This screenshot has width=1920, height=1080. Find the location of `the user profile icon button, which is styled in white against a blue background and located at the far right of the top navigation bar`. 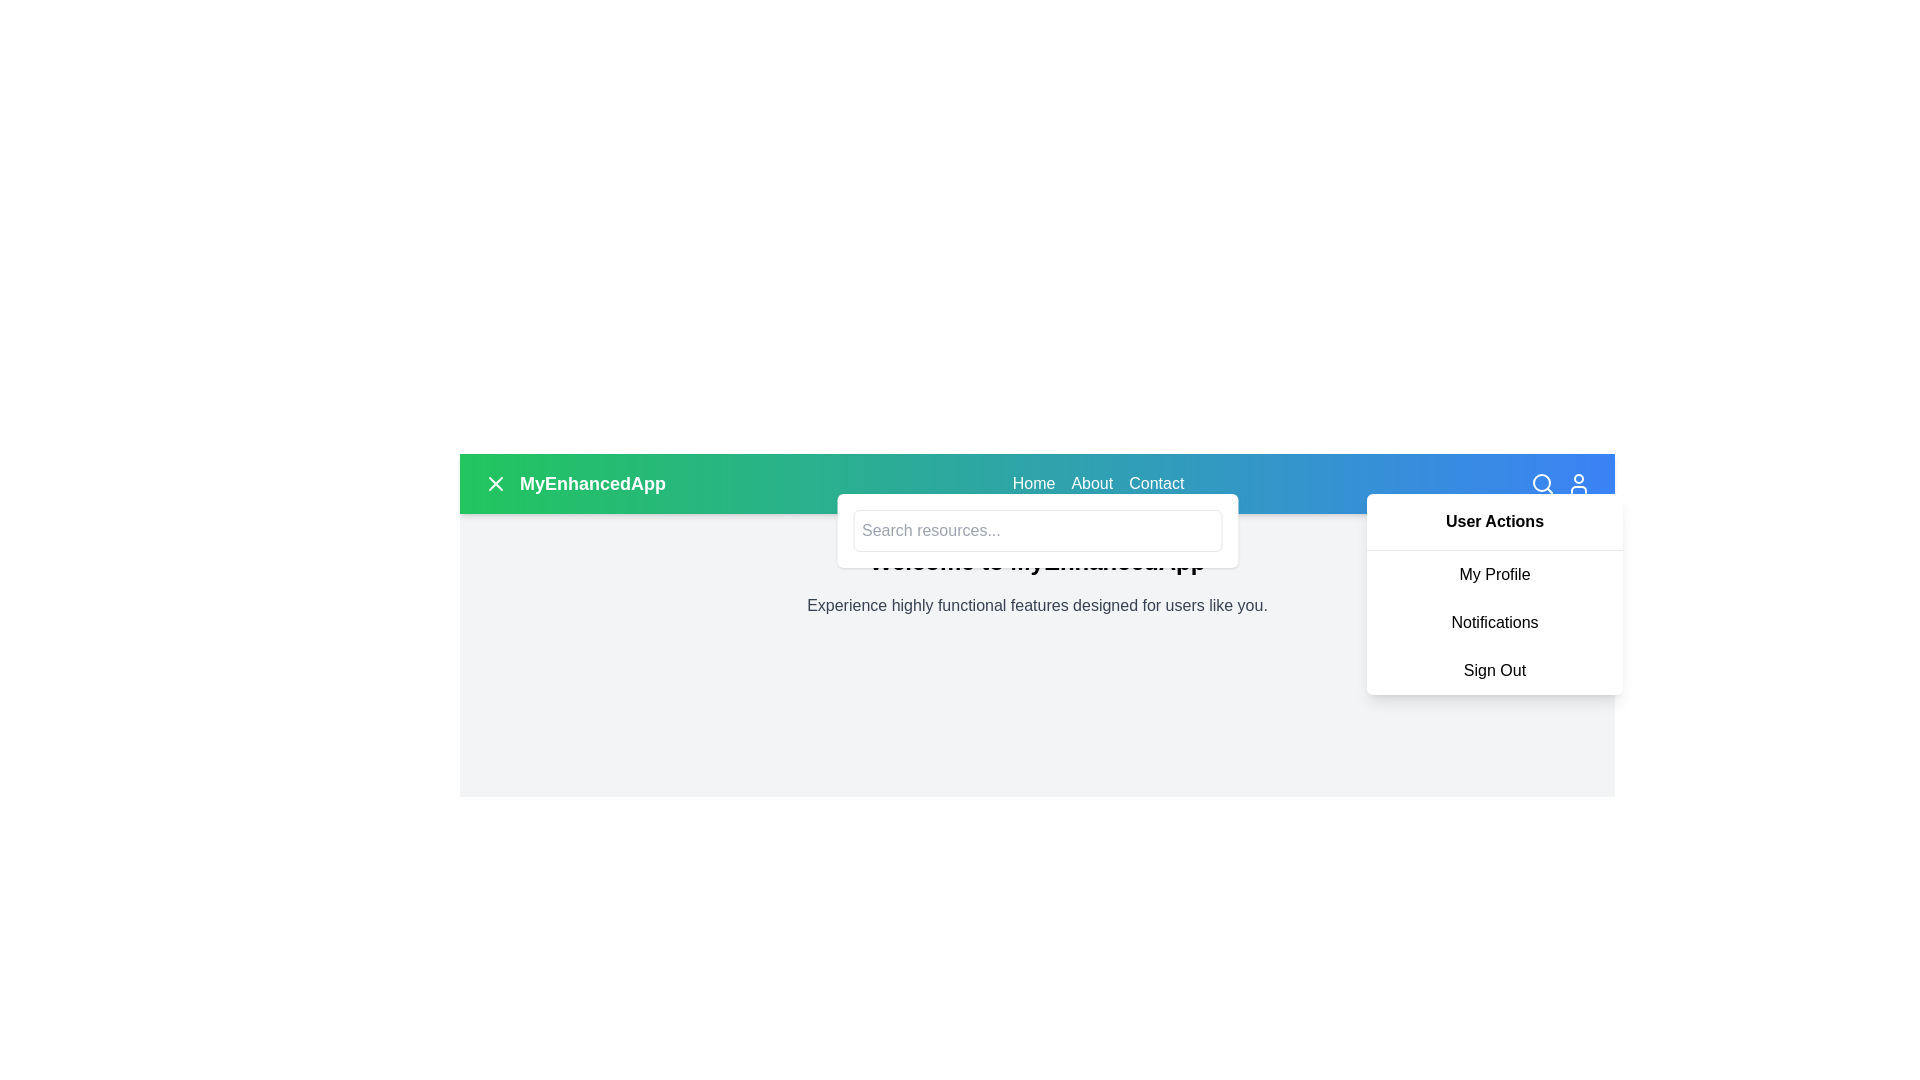

the user profile icon button, which is styled in white against a blue background and located at the far right of the top navigation bar is located at coordinates (1578, 483).